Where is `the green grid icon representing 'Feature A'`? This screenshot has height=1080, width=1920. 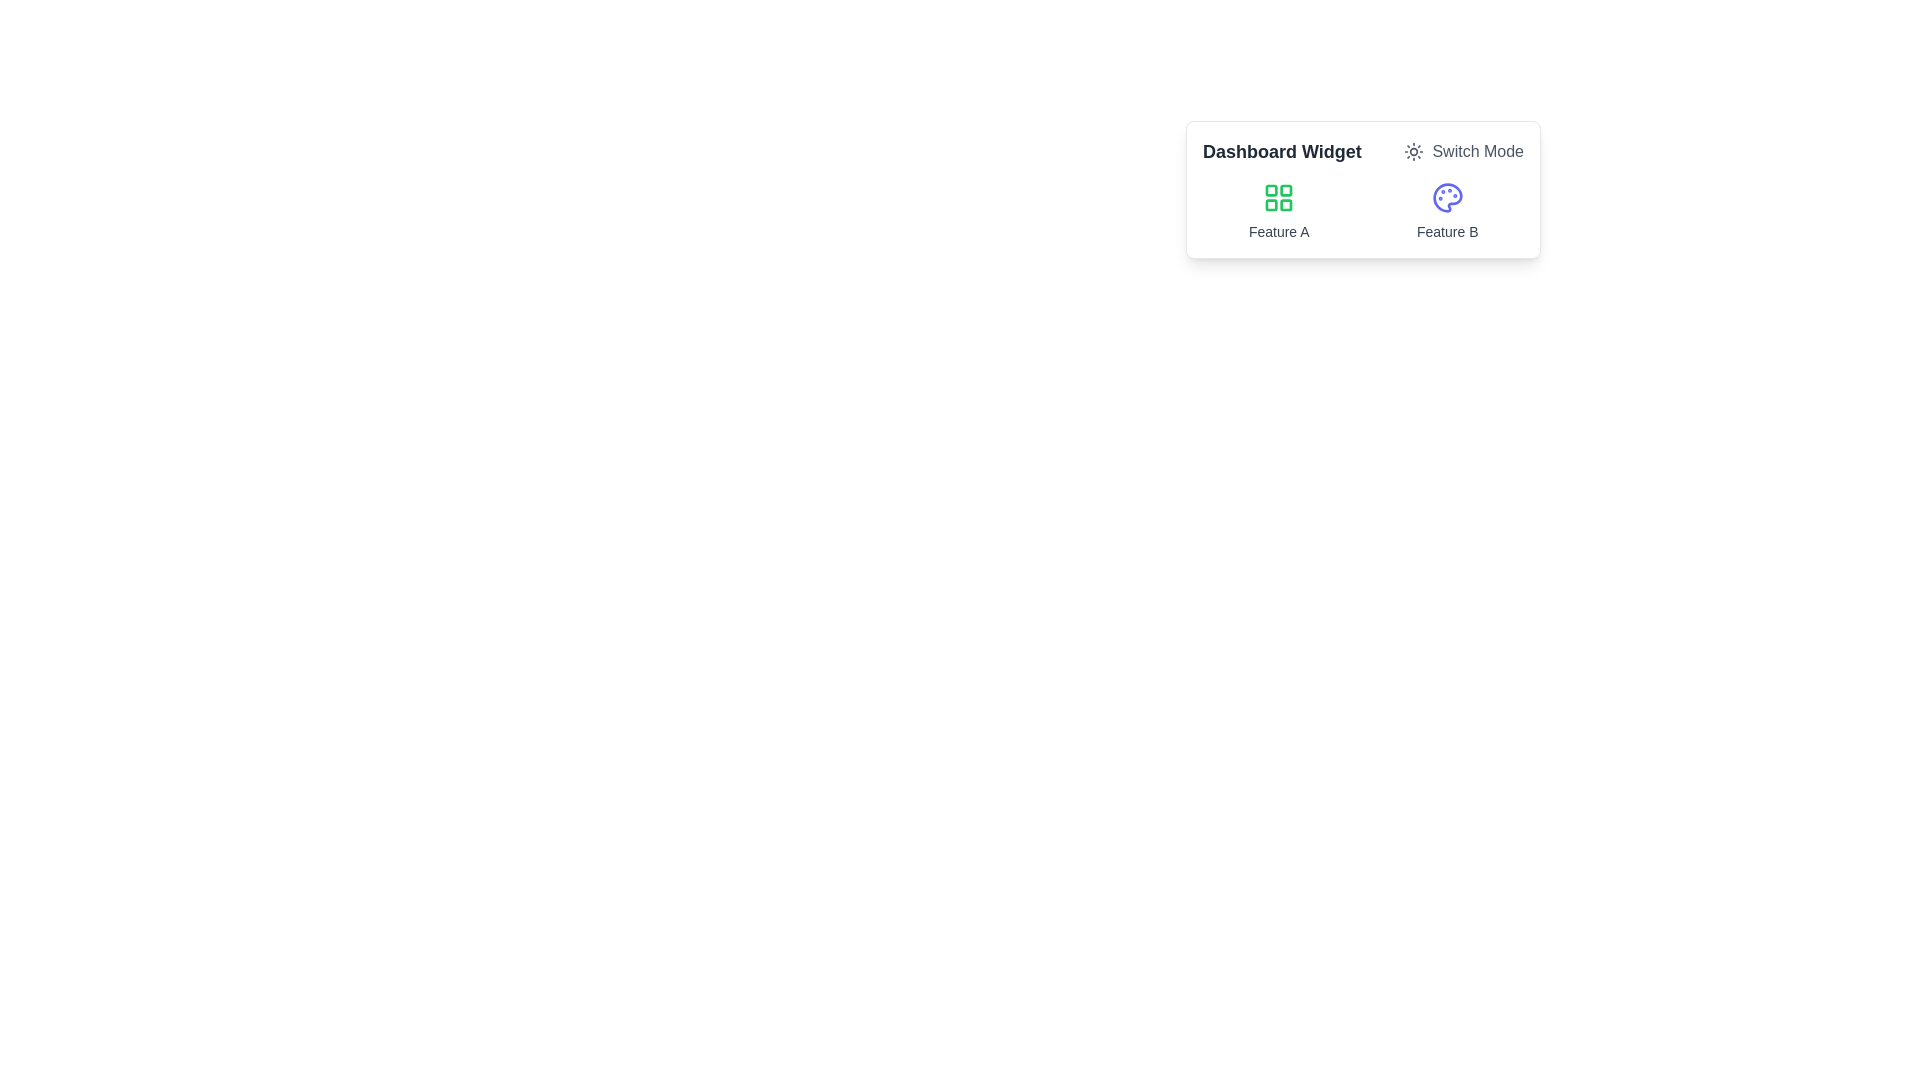 the green grid icon representing 'Feature A' is located at coordinates (1278, 197).